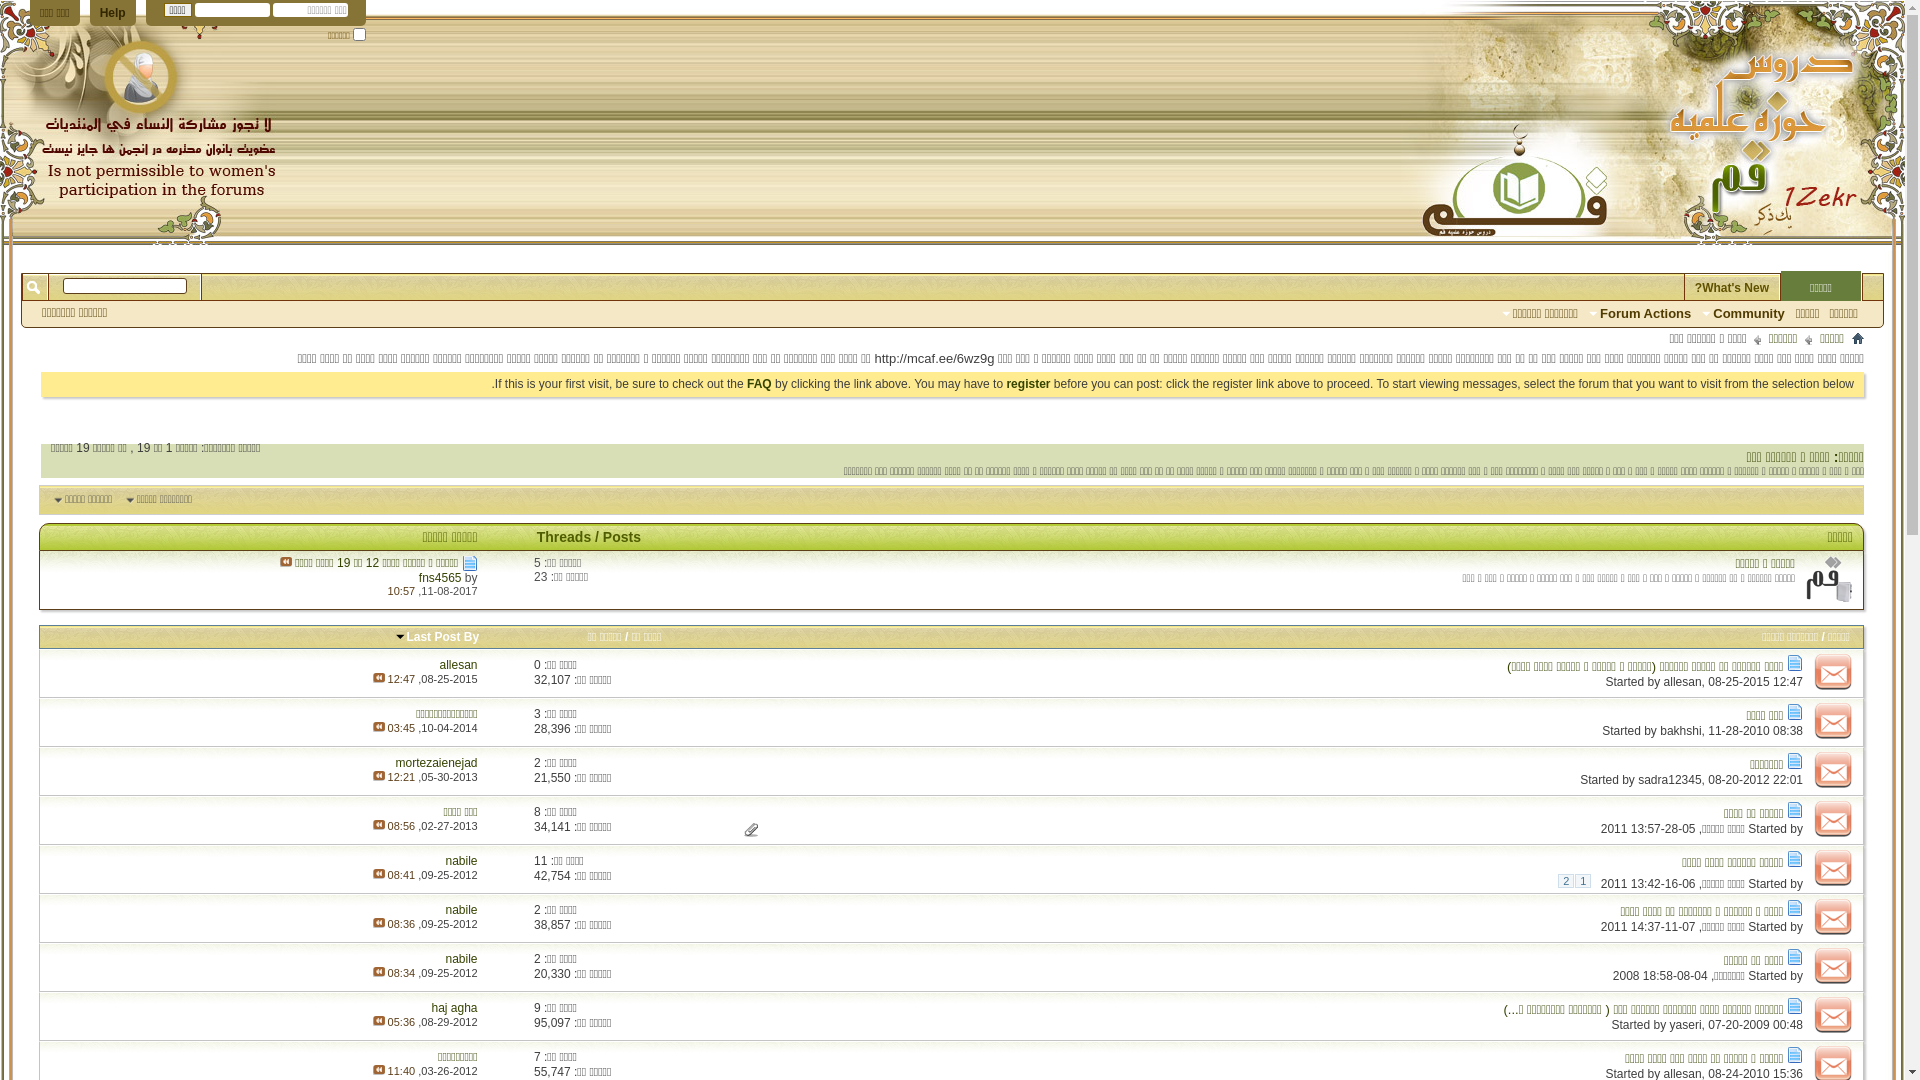 Image resolution: width=1920 pixels, height=1080 pixels. I want to click on '11', so click(533, 859).